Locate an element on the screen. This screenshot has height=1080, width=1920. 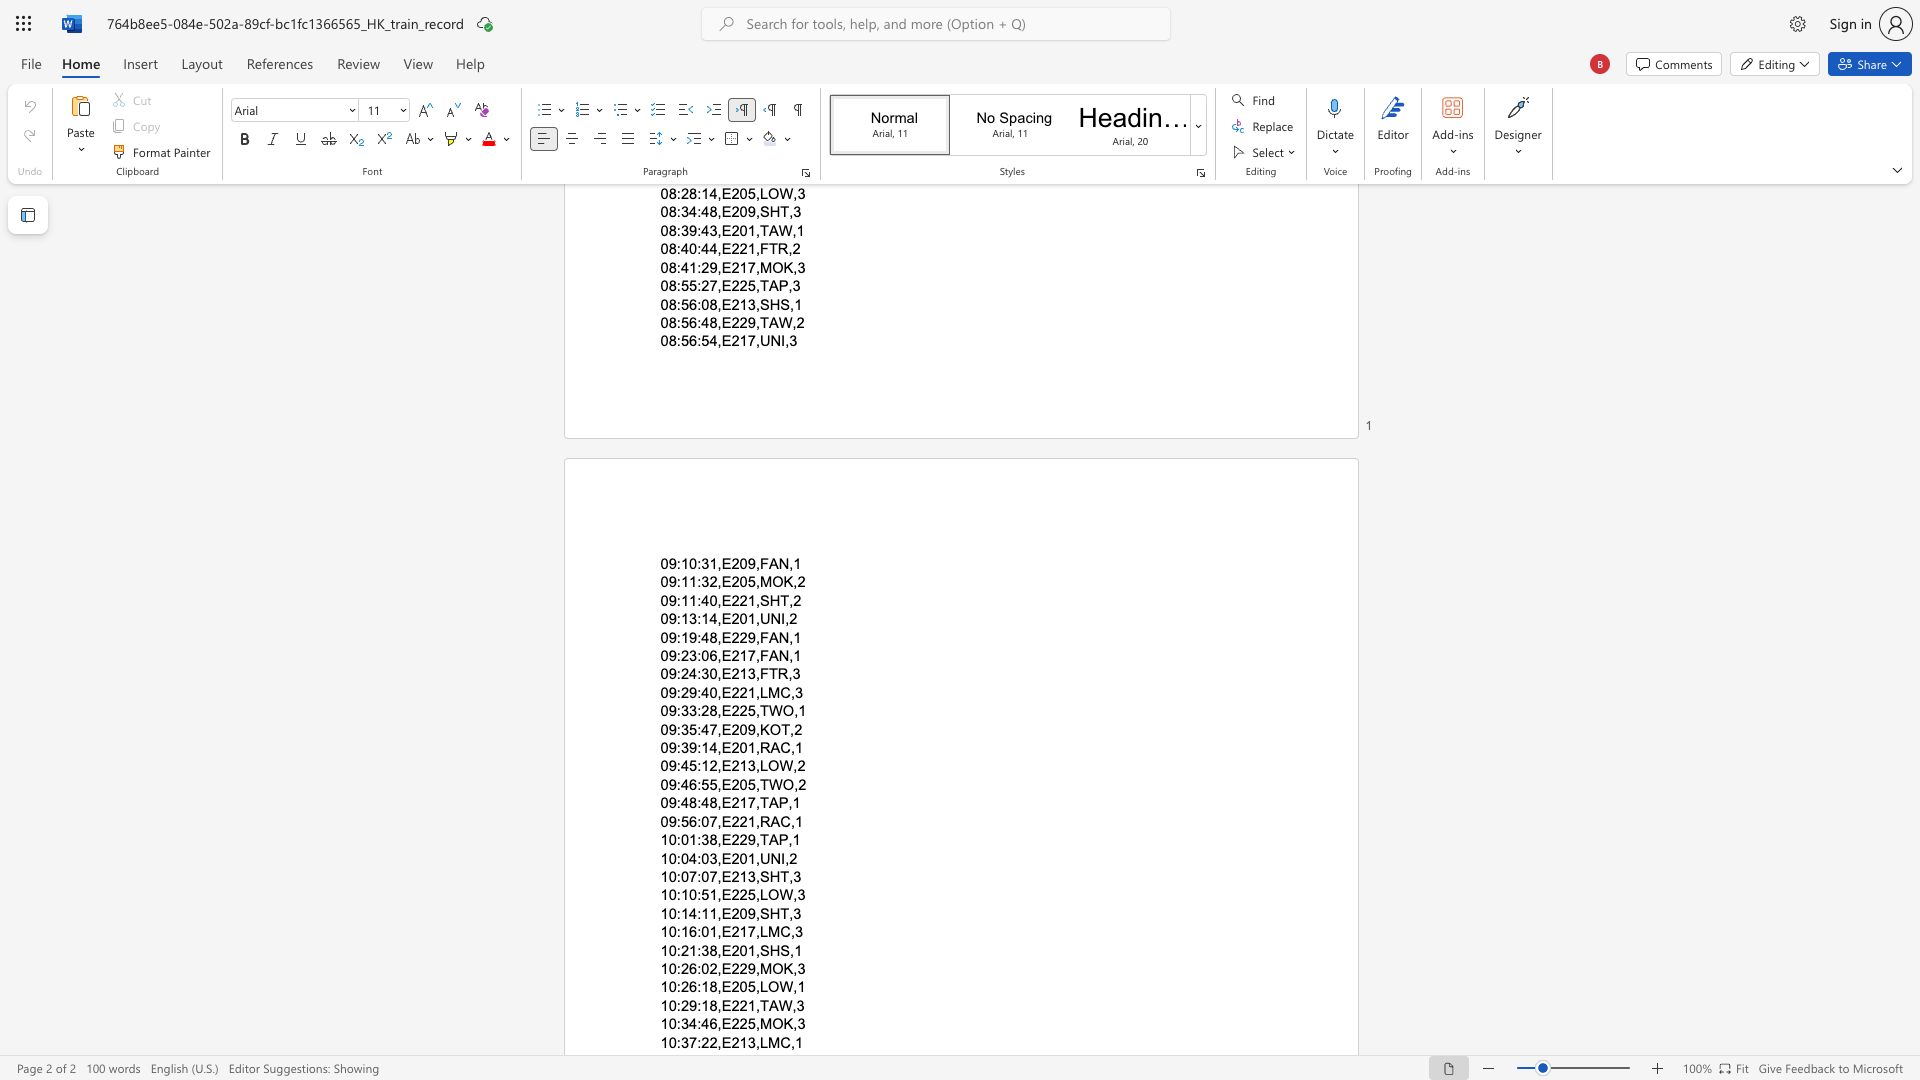
the space between the continuous character "2" and "1" in the text is located at coordinates (738, 765).